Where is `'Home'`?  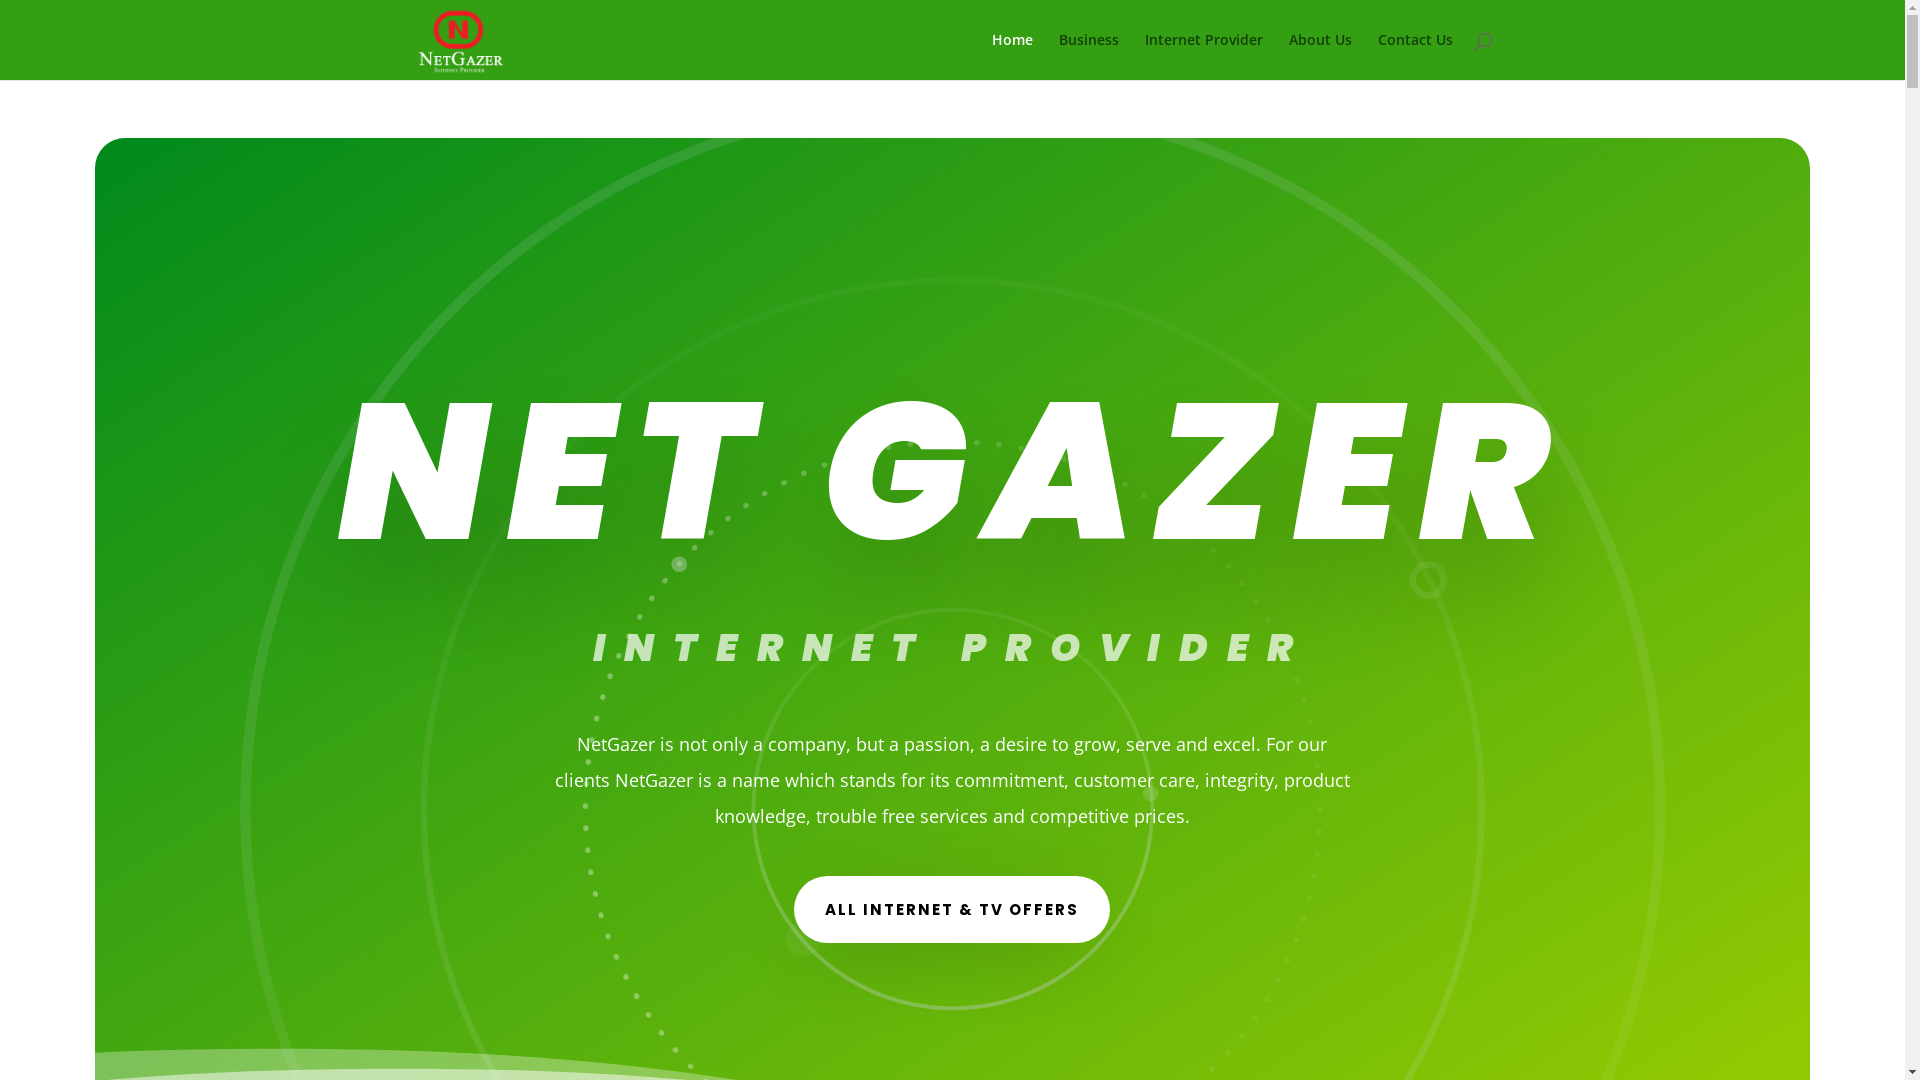 'Home' is located at coordinates (1012, 55).